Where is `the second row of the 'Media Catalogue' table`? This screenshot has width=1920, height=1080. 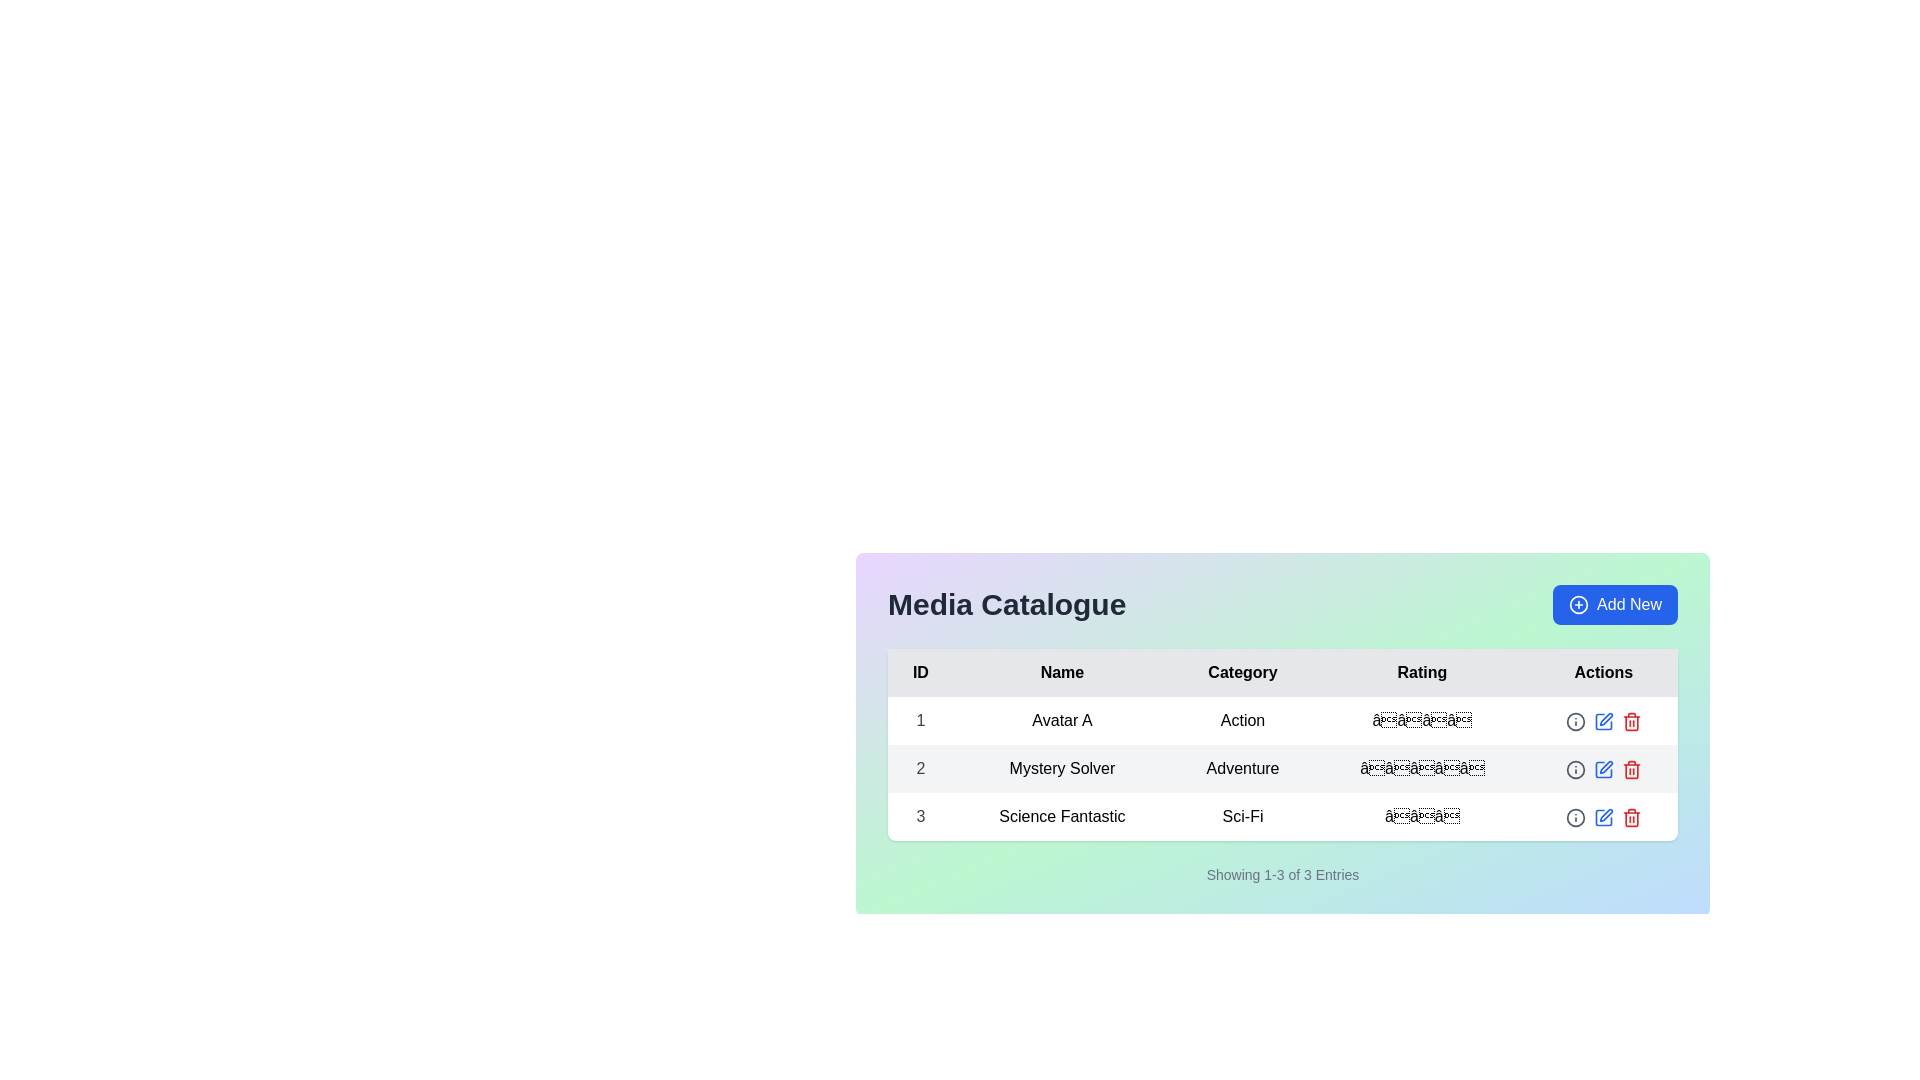 the second row of the 'Media Catalogue' table is located at coordinates (1282, 767).